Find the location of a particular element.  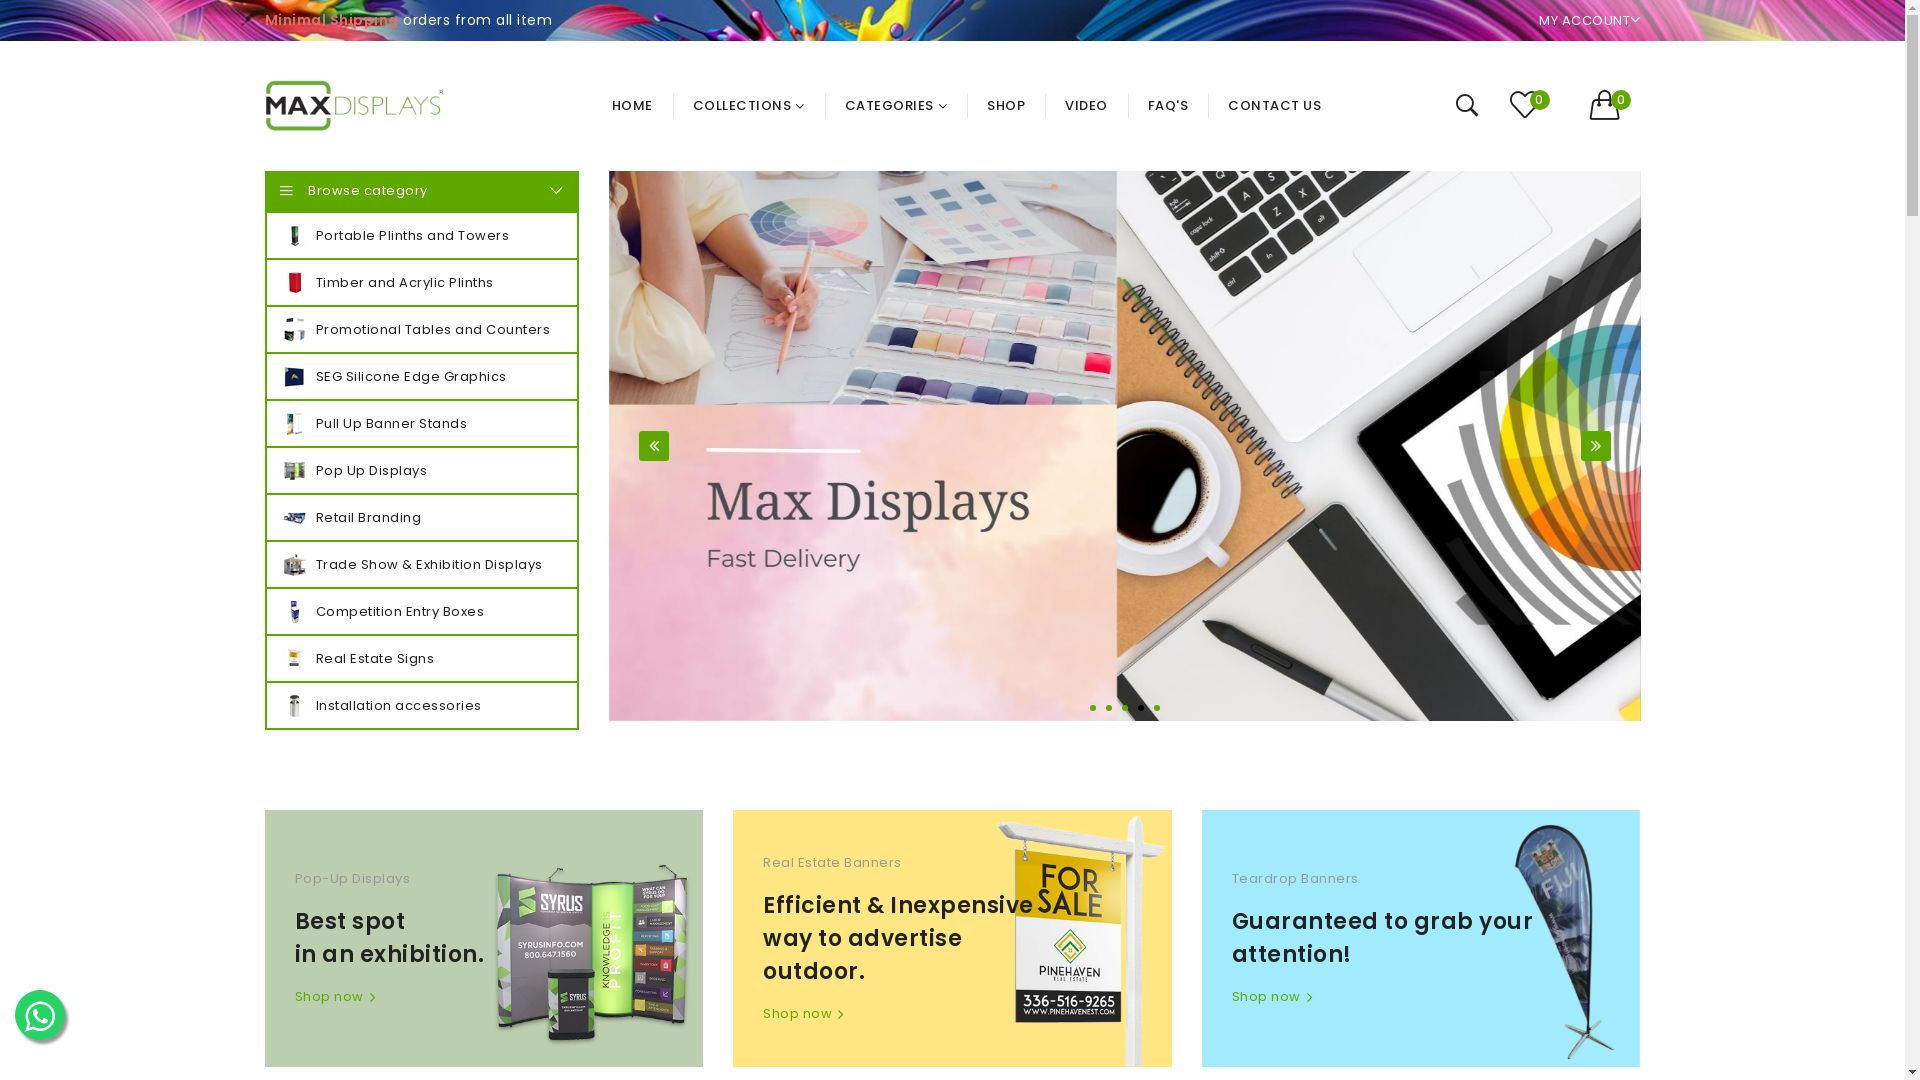

'Retail Branding' is located at coordinates (420, 516).